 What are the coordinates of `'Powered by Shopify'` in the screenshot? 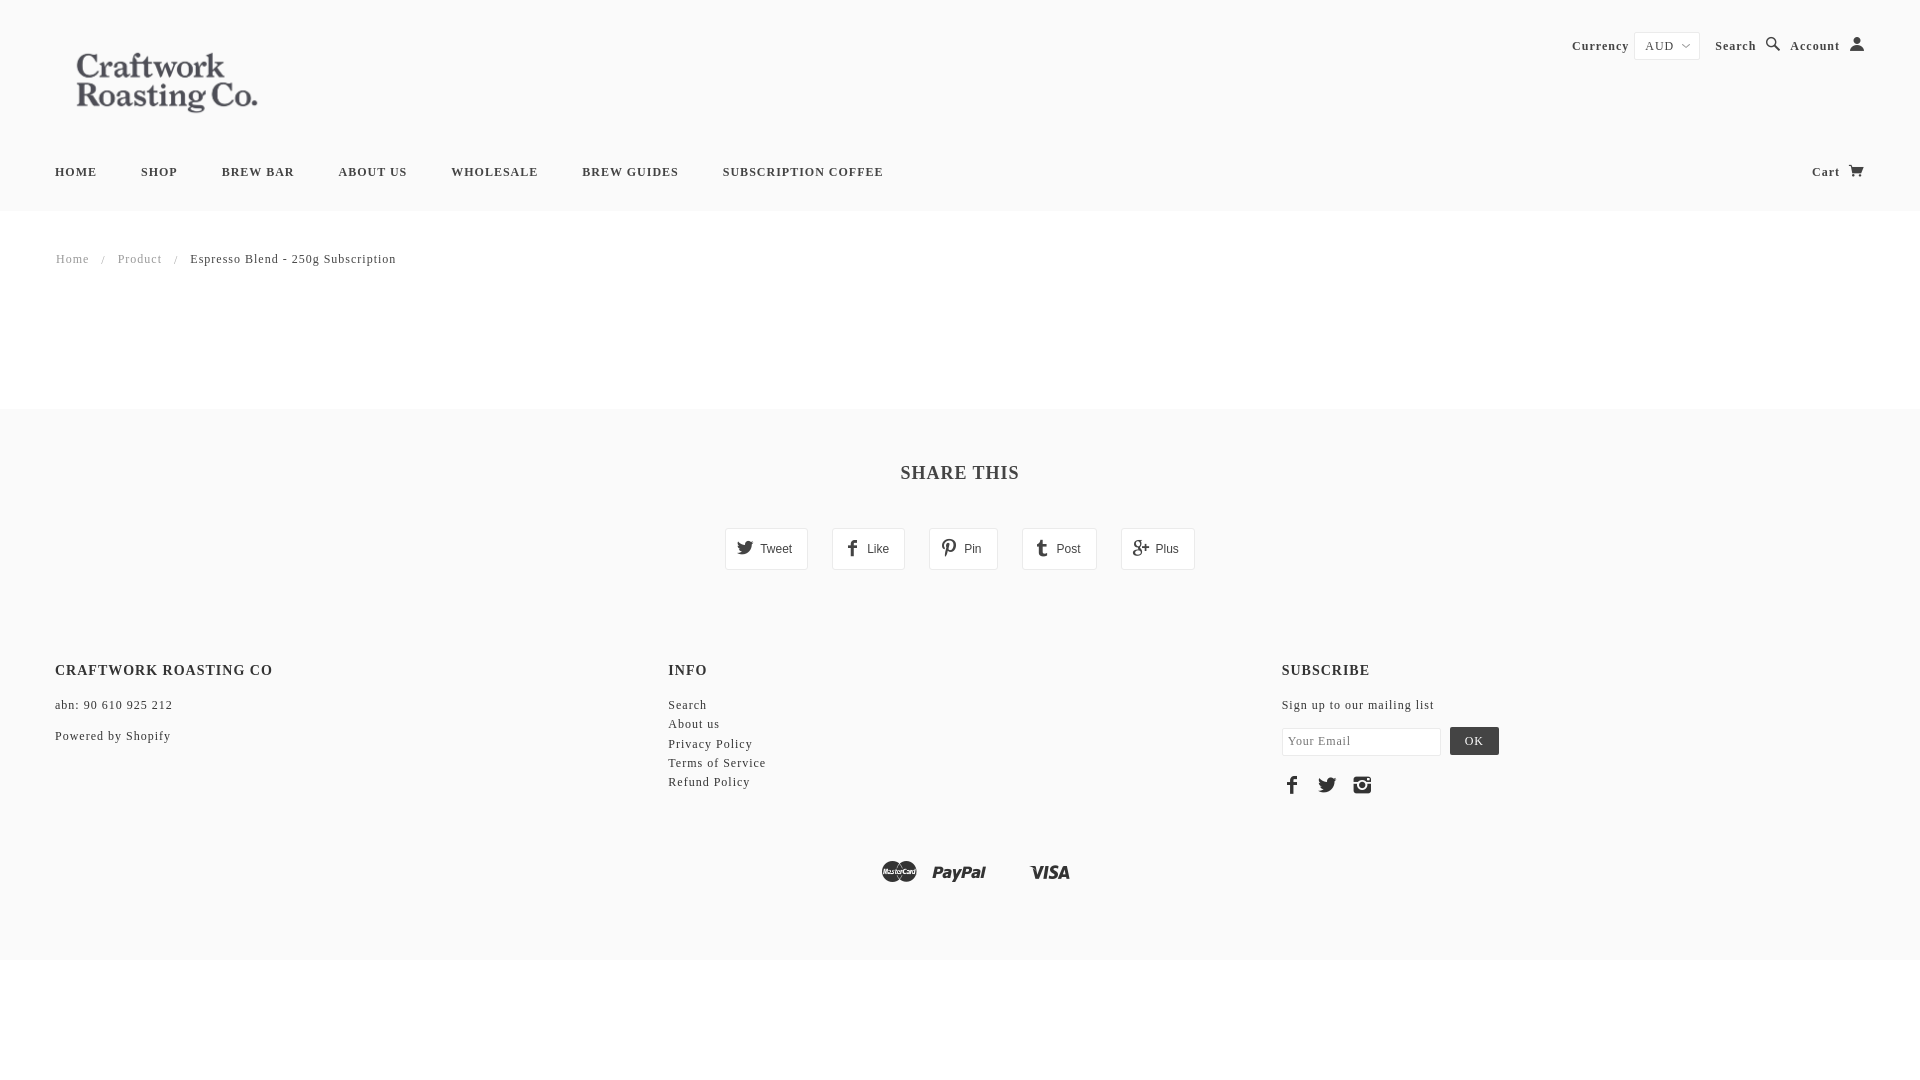 It's located at (54, 736).